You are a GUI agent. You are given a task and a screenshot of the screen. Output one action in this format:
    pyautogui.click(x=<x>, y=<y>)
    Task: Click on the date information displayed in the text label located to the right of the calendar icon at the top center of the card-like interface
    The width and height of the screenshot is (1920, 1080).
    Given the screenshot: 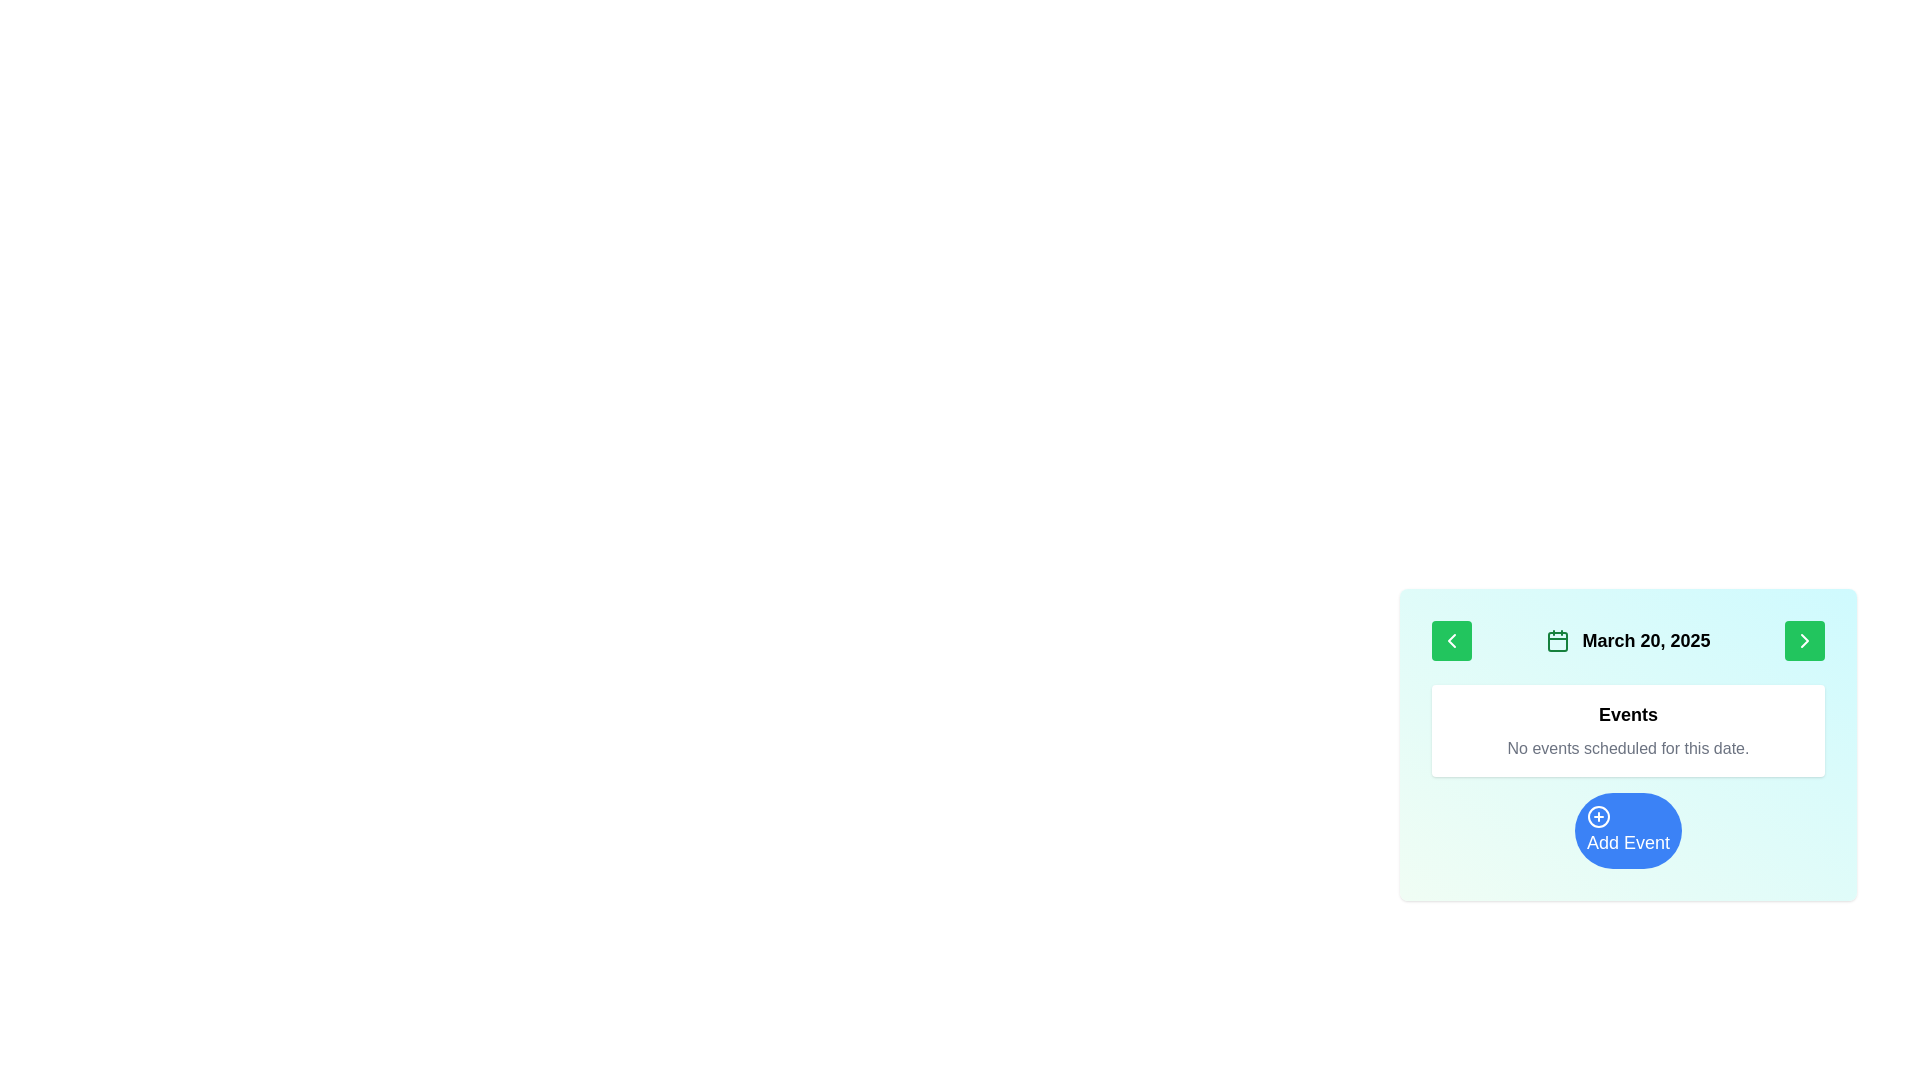 What is the action you would take?
    pyautogui.click(x=1646, y=640)
    